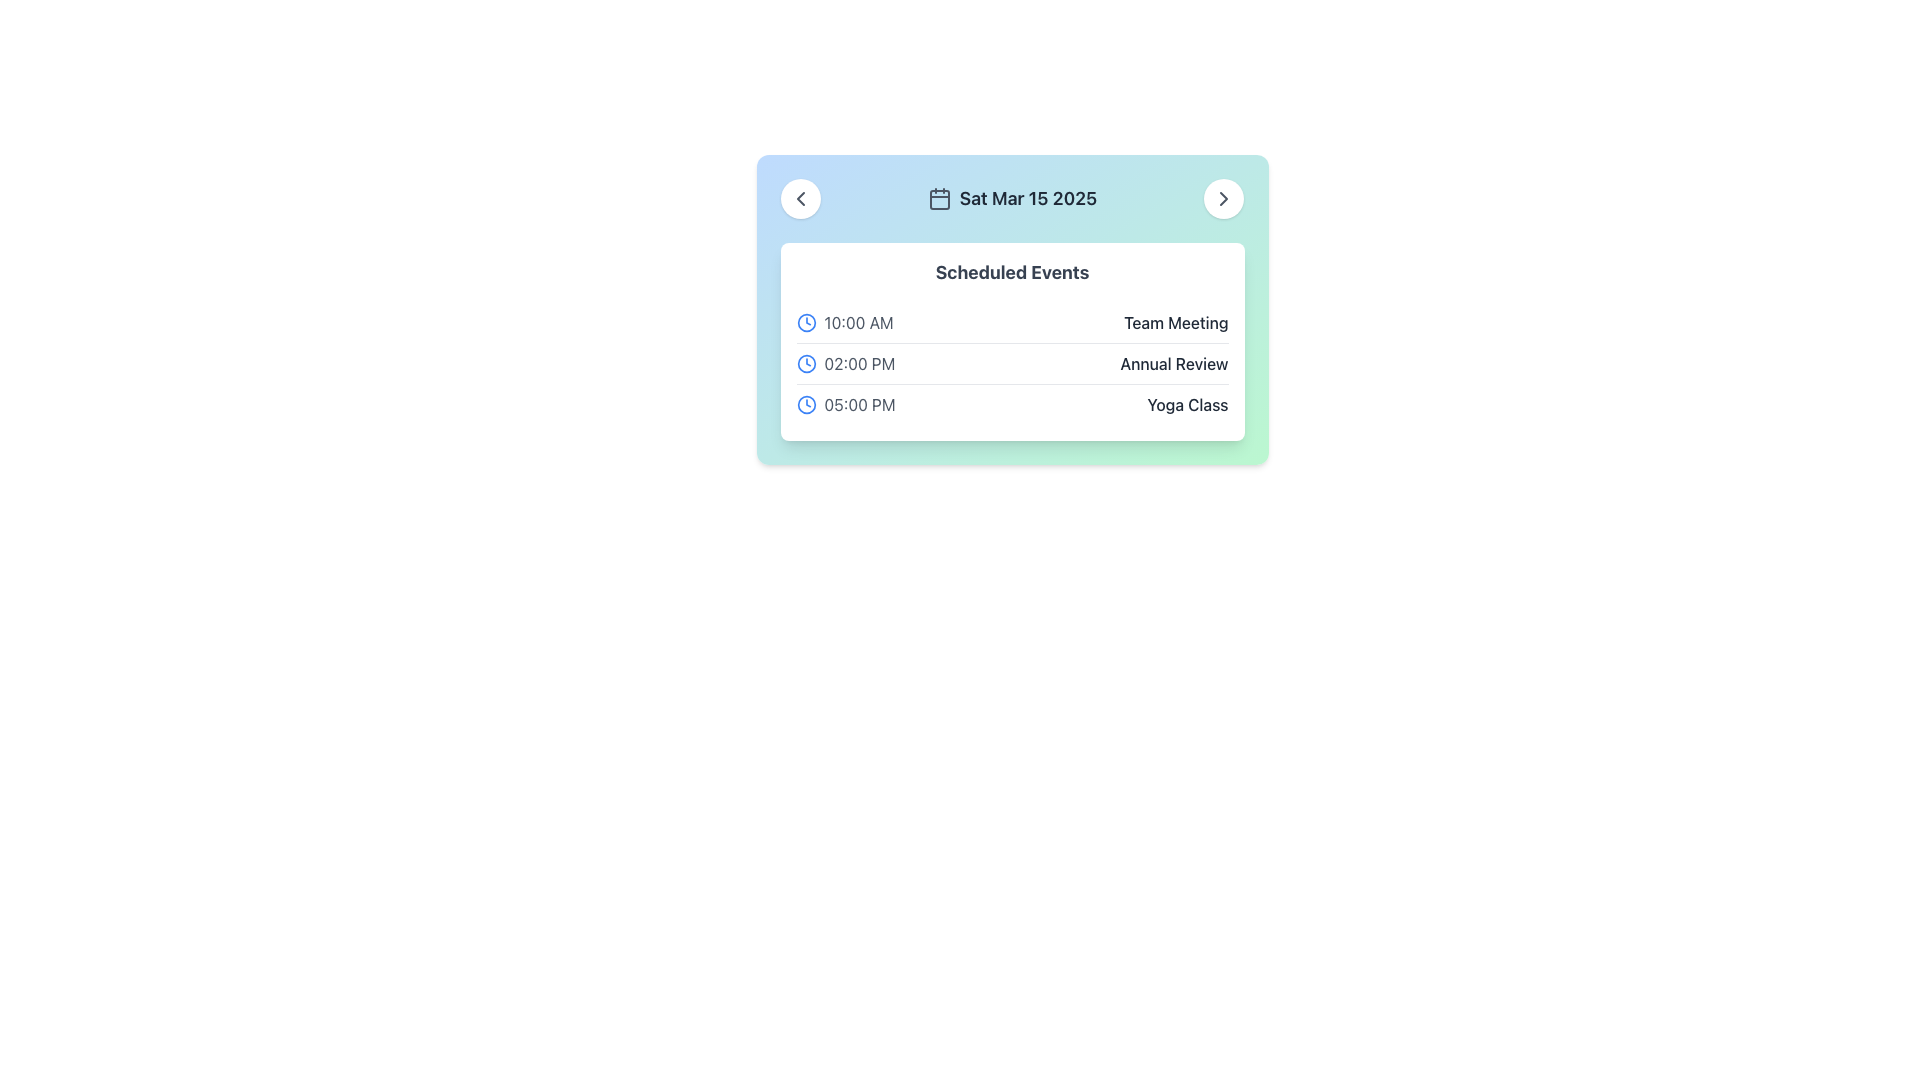 This screenshot has width=1920, height=1080. Describe the element at coordinates (1176, 322) in the screenshot. I see `the Text Label displaying the title of a scheduled event, located to the right of '10:00 AM' in the event schedule` at that location.